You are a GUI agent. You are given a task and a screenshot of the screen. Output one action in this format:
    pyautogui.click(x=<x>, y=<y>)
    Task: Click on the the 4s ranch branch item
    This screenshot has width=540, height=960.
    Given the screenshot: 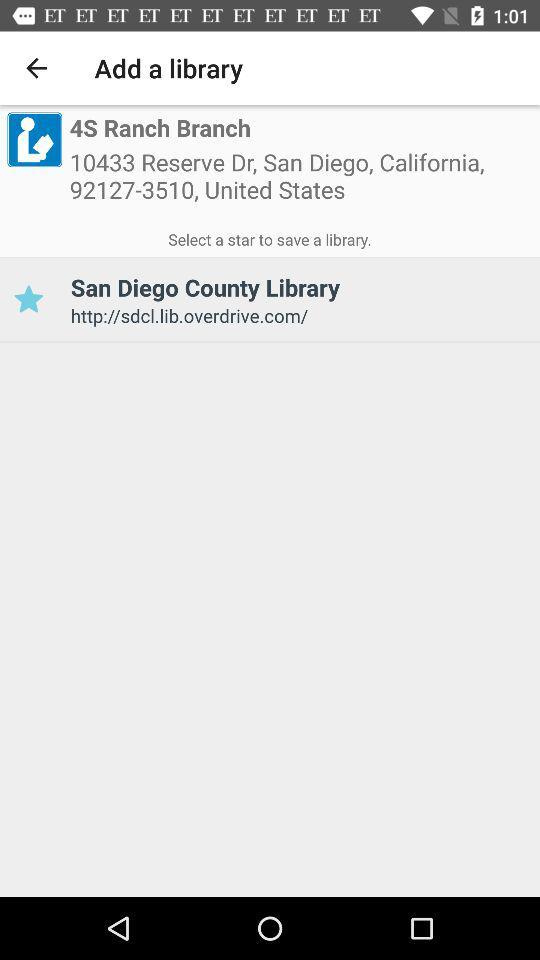 What is the action you would take?
    pyautogui.click(x=159, y=128)
    